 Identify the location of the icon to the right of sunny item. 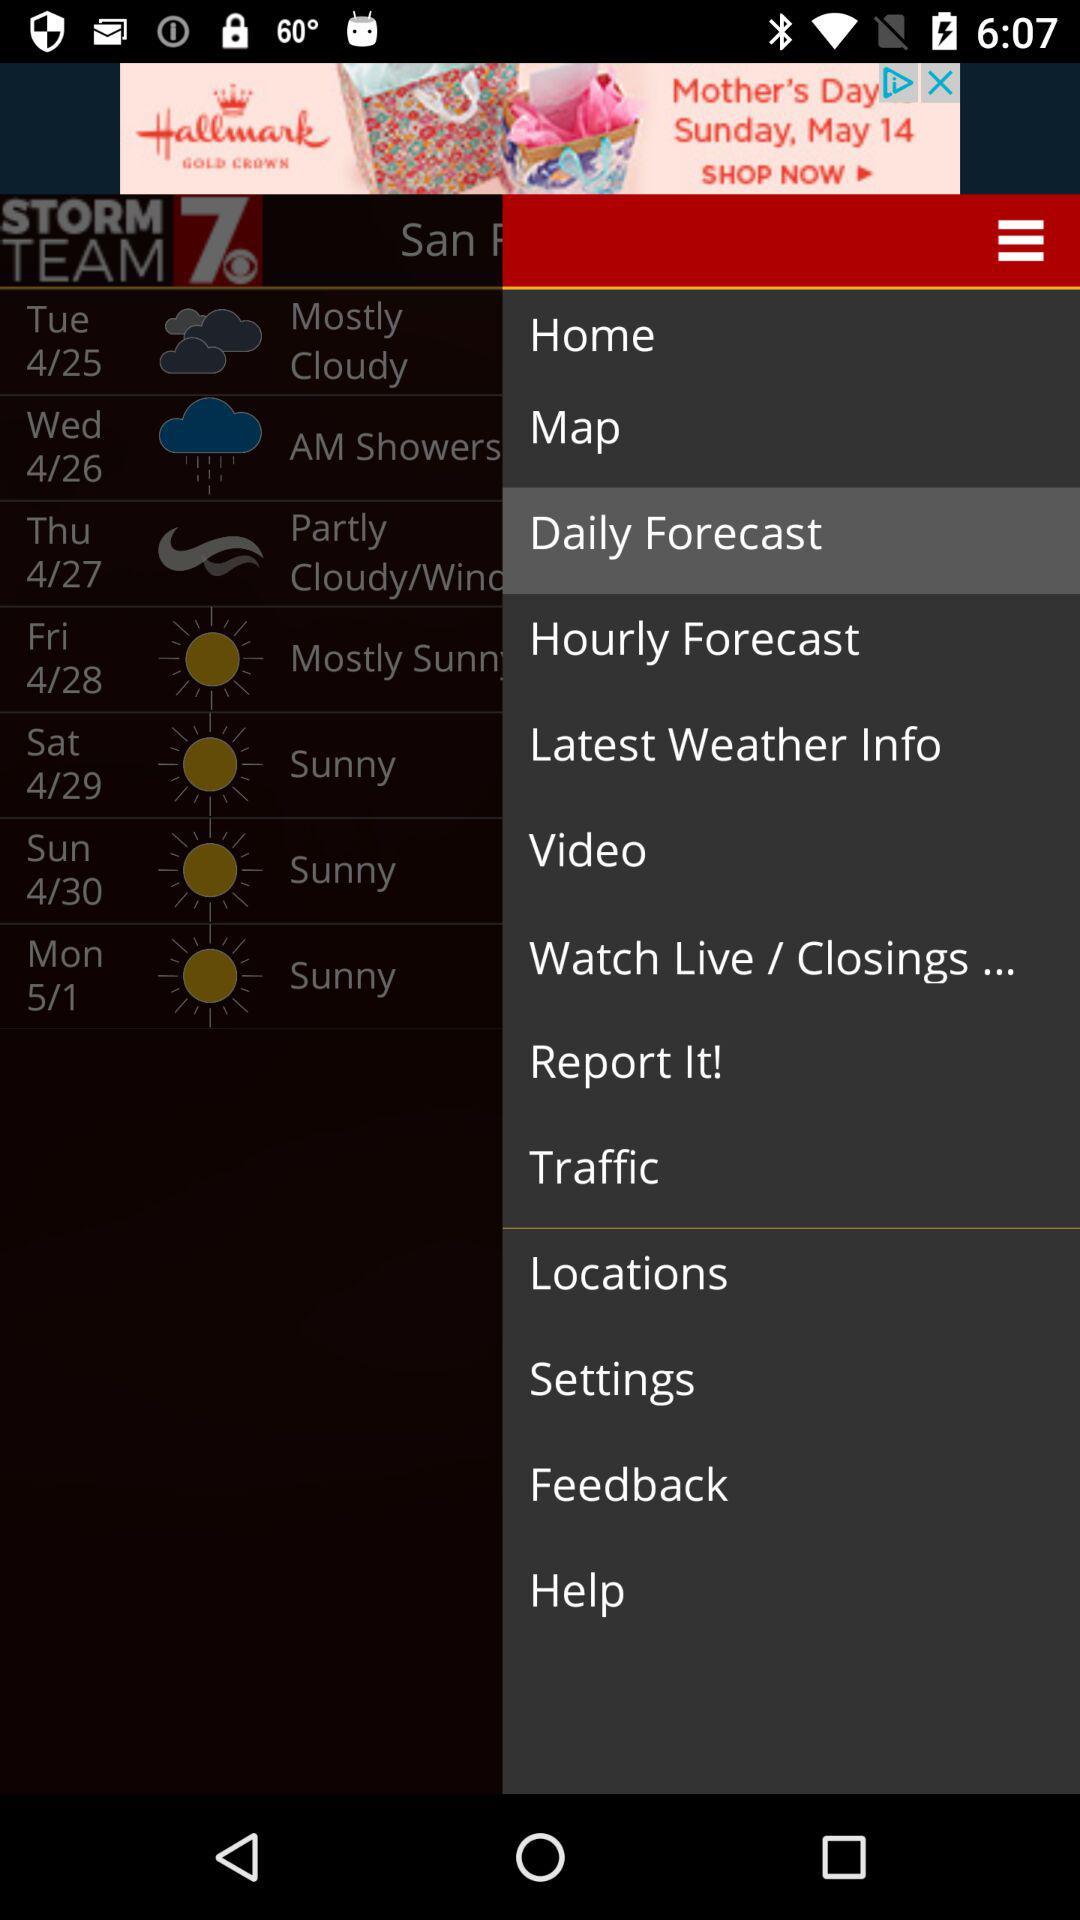
(774, 1061).